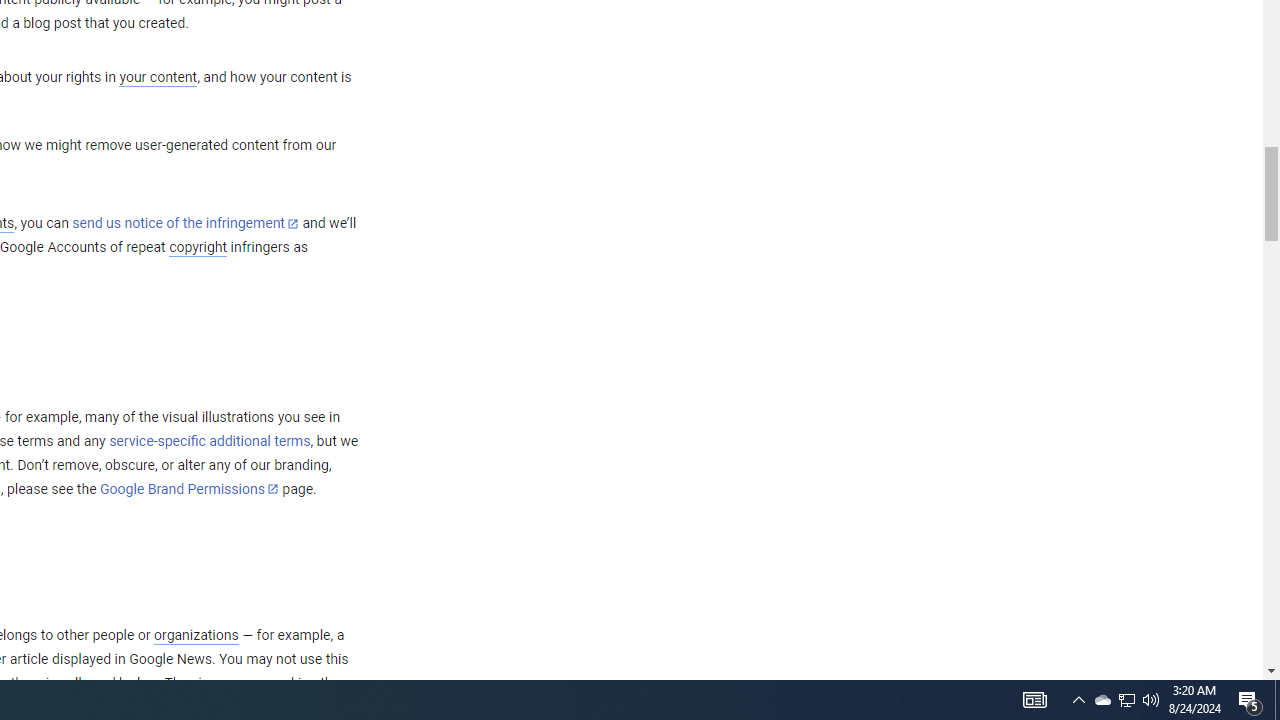  Describe the element at coordinates (157, 77) in the screenshot. I see `'your content'` at that location.